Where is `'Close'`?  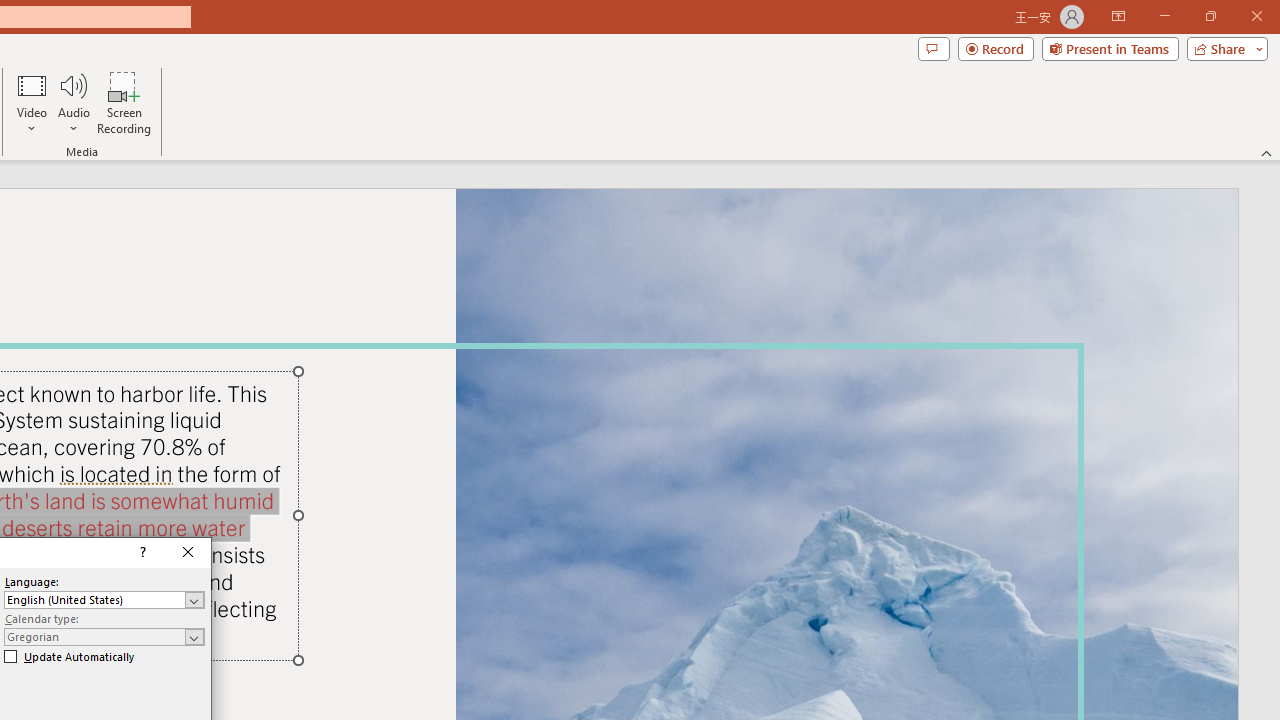
'Close' is located at coordinates (188, 552).